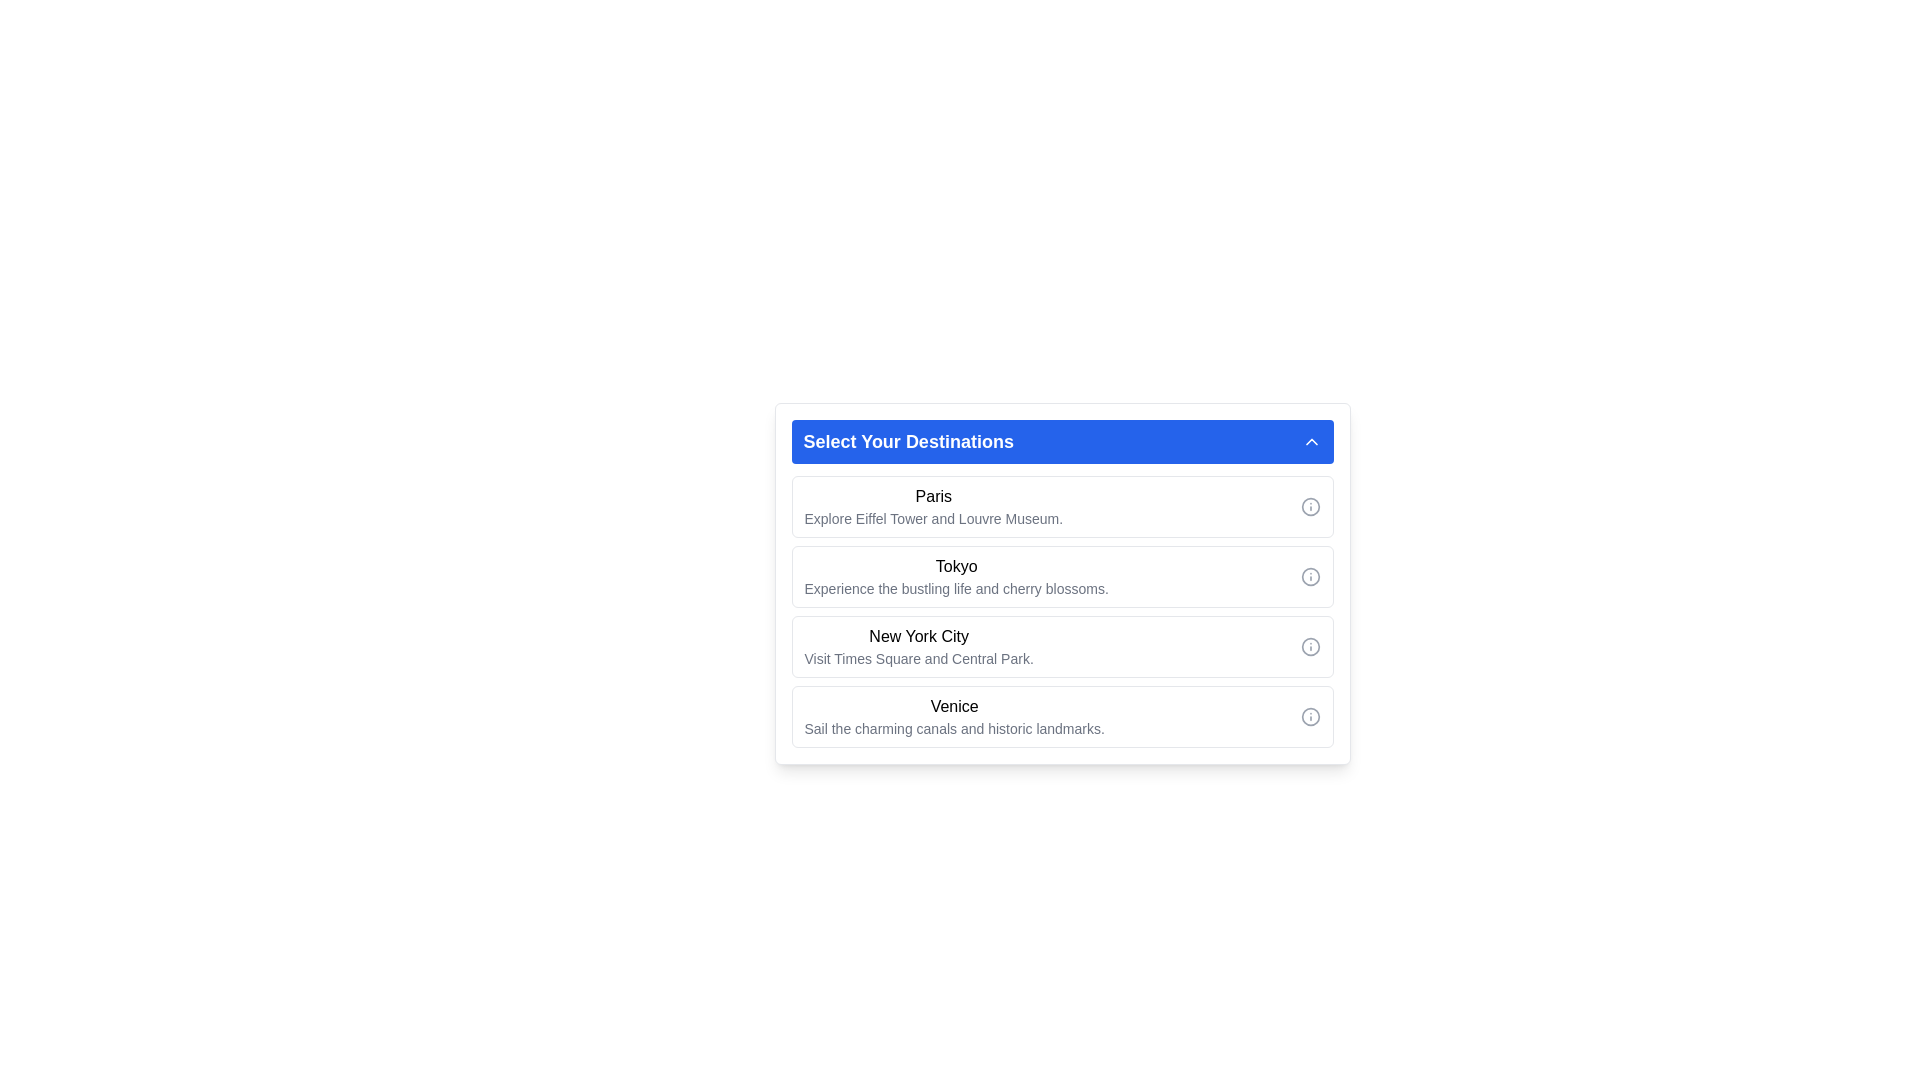 The width and height of the screenshot is (1920, 1080). I want to click on the chevron icon positioned to the right of the text 'Select Your Destinations' in the blue header bar for visual feedback, so click(1311, 441).